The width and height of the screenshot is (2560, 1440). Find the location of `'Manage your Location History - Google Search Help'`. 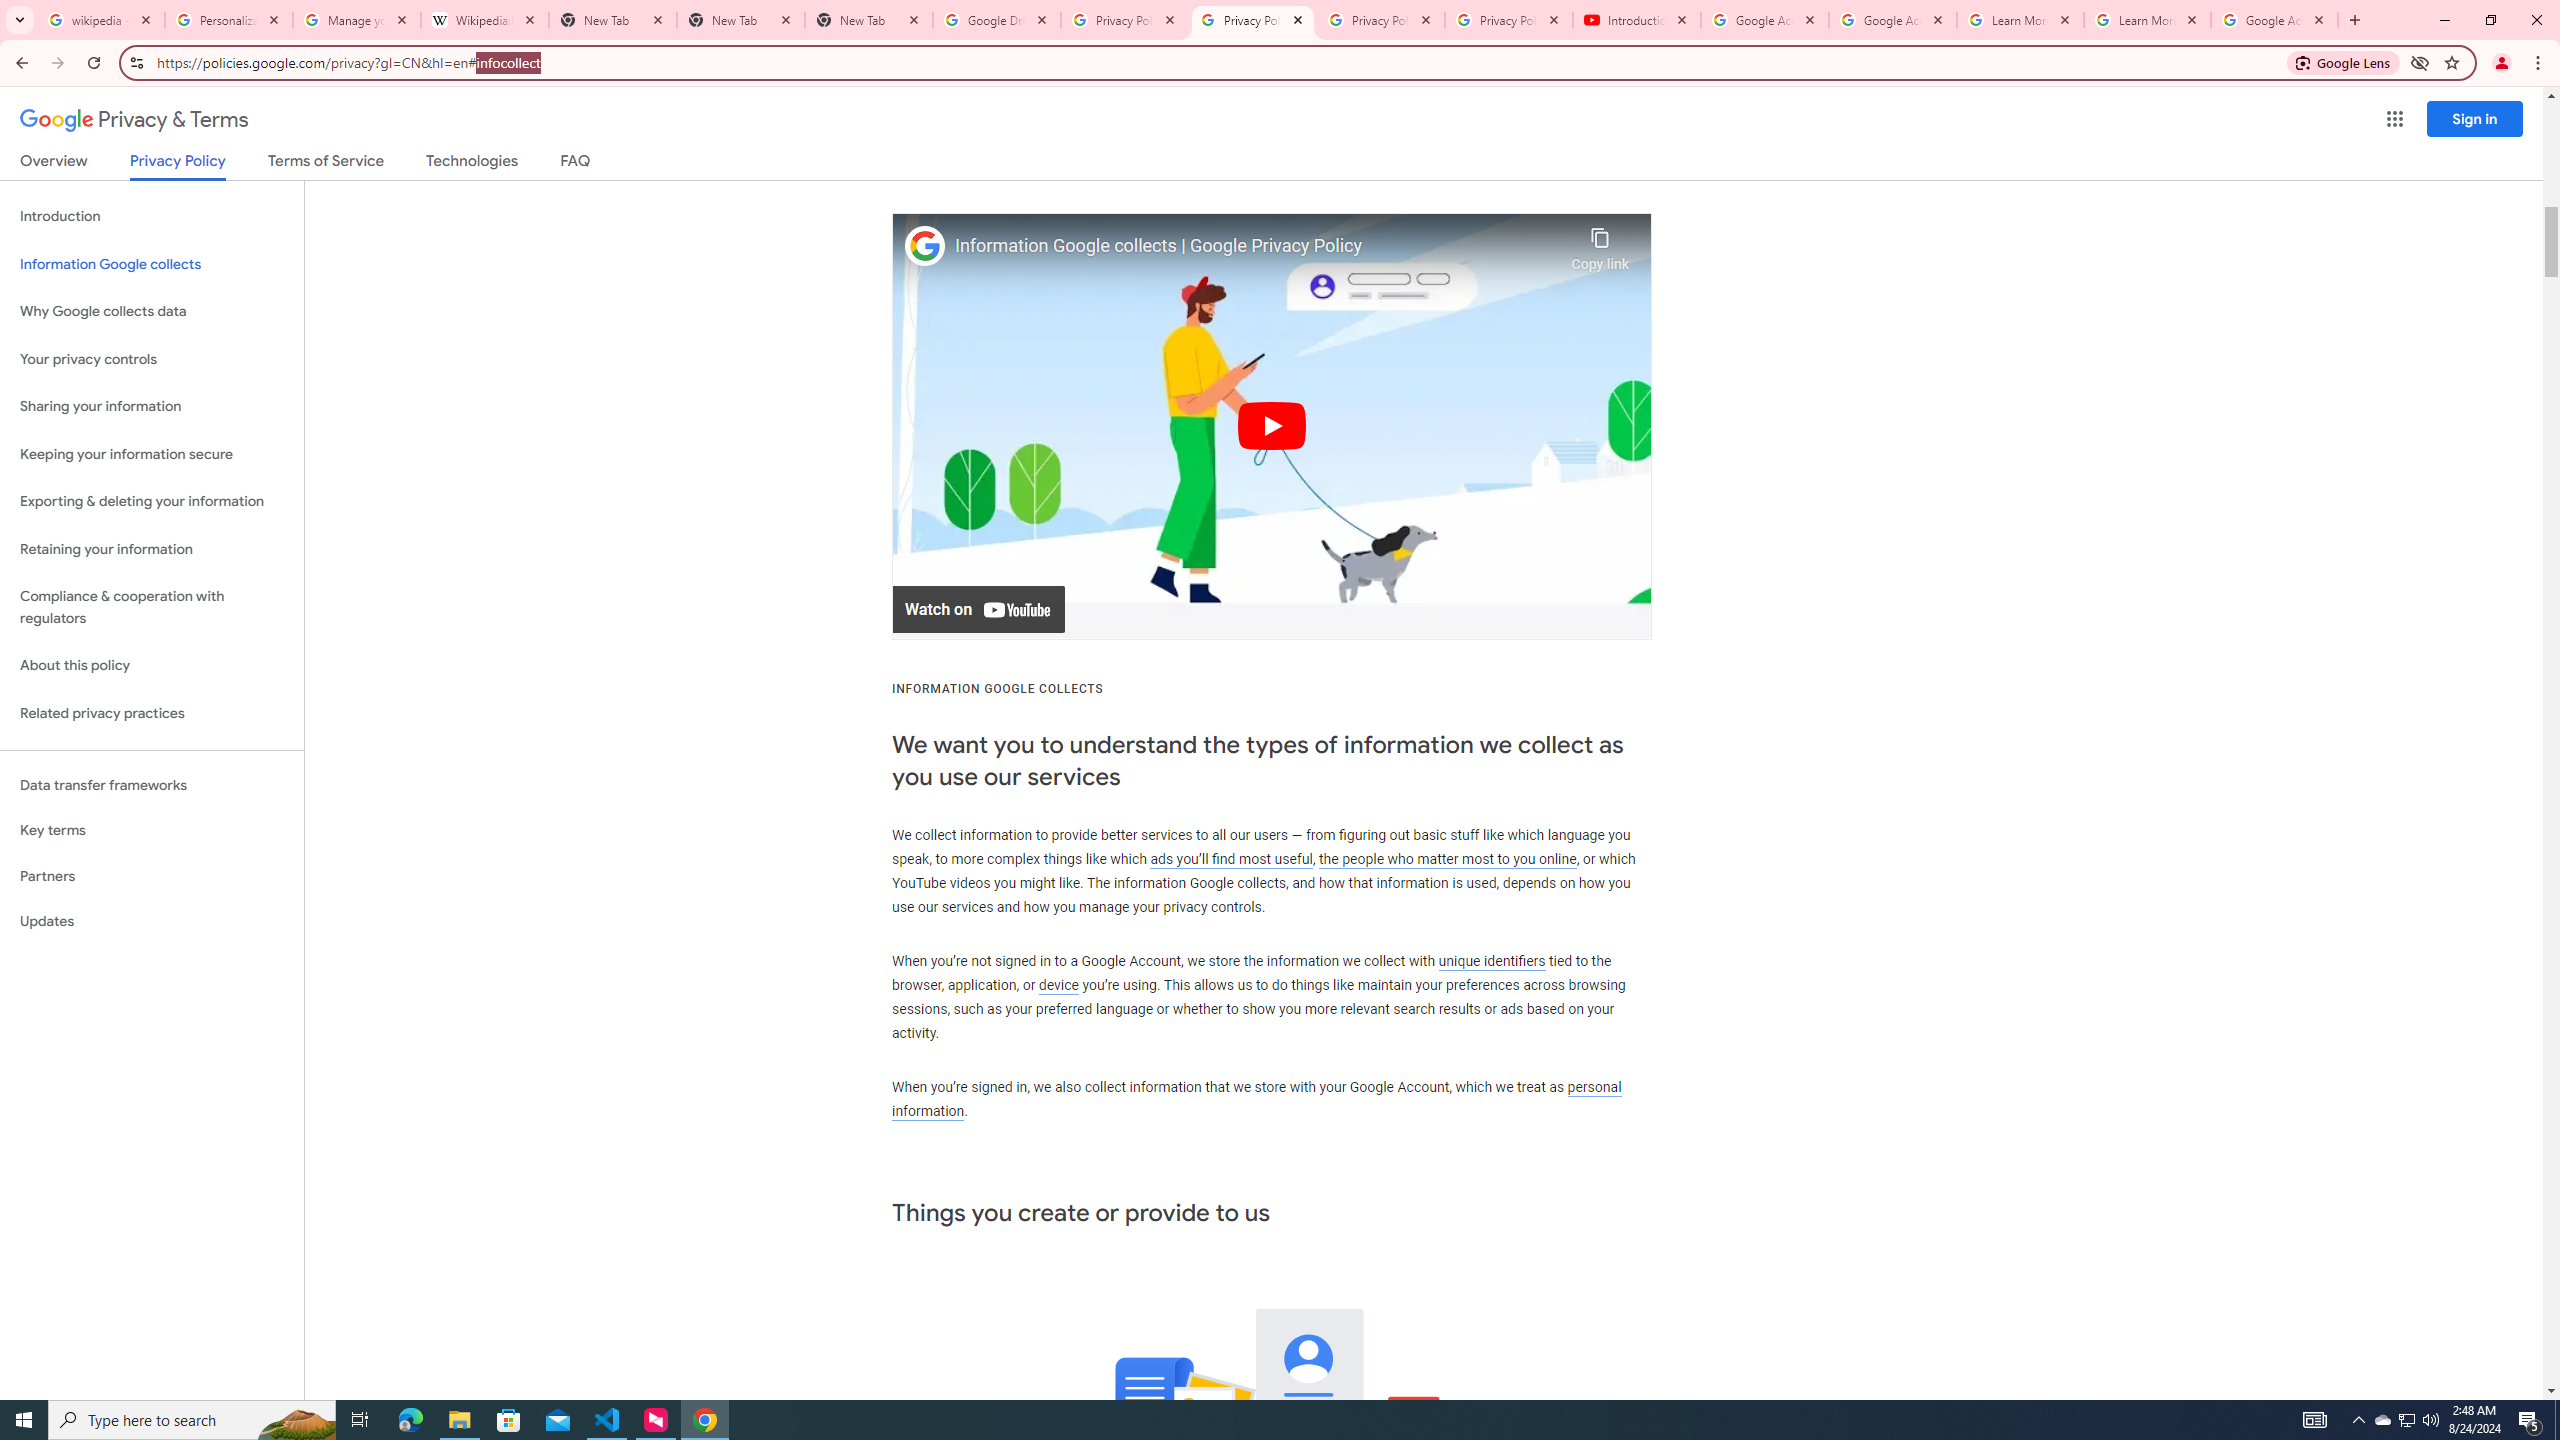

'Manage your Location History - Google Search Help' is located at coordinates (356, 19).